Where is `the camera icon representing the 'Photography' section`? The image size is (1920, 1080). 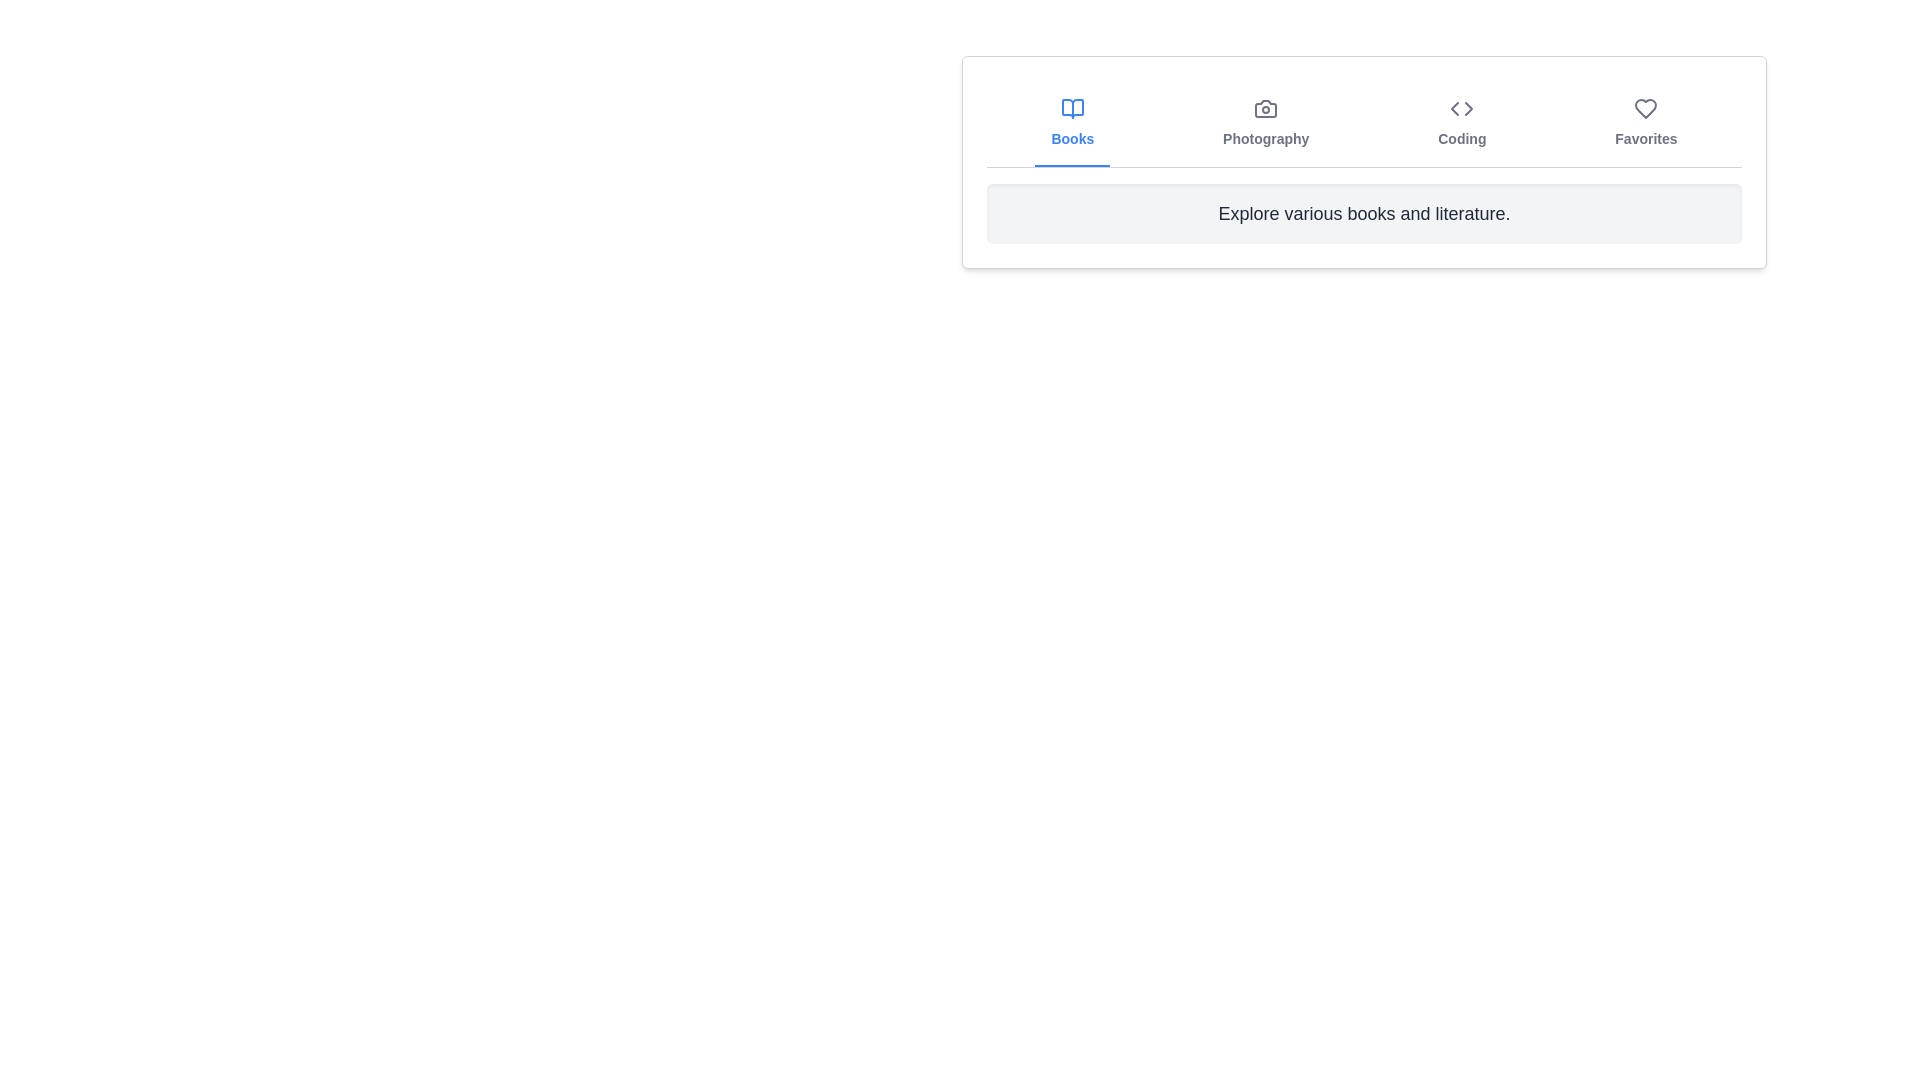 the camera icon representing the 'Photography' section is located at coordinates (1265, 108).